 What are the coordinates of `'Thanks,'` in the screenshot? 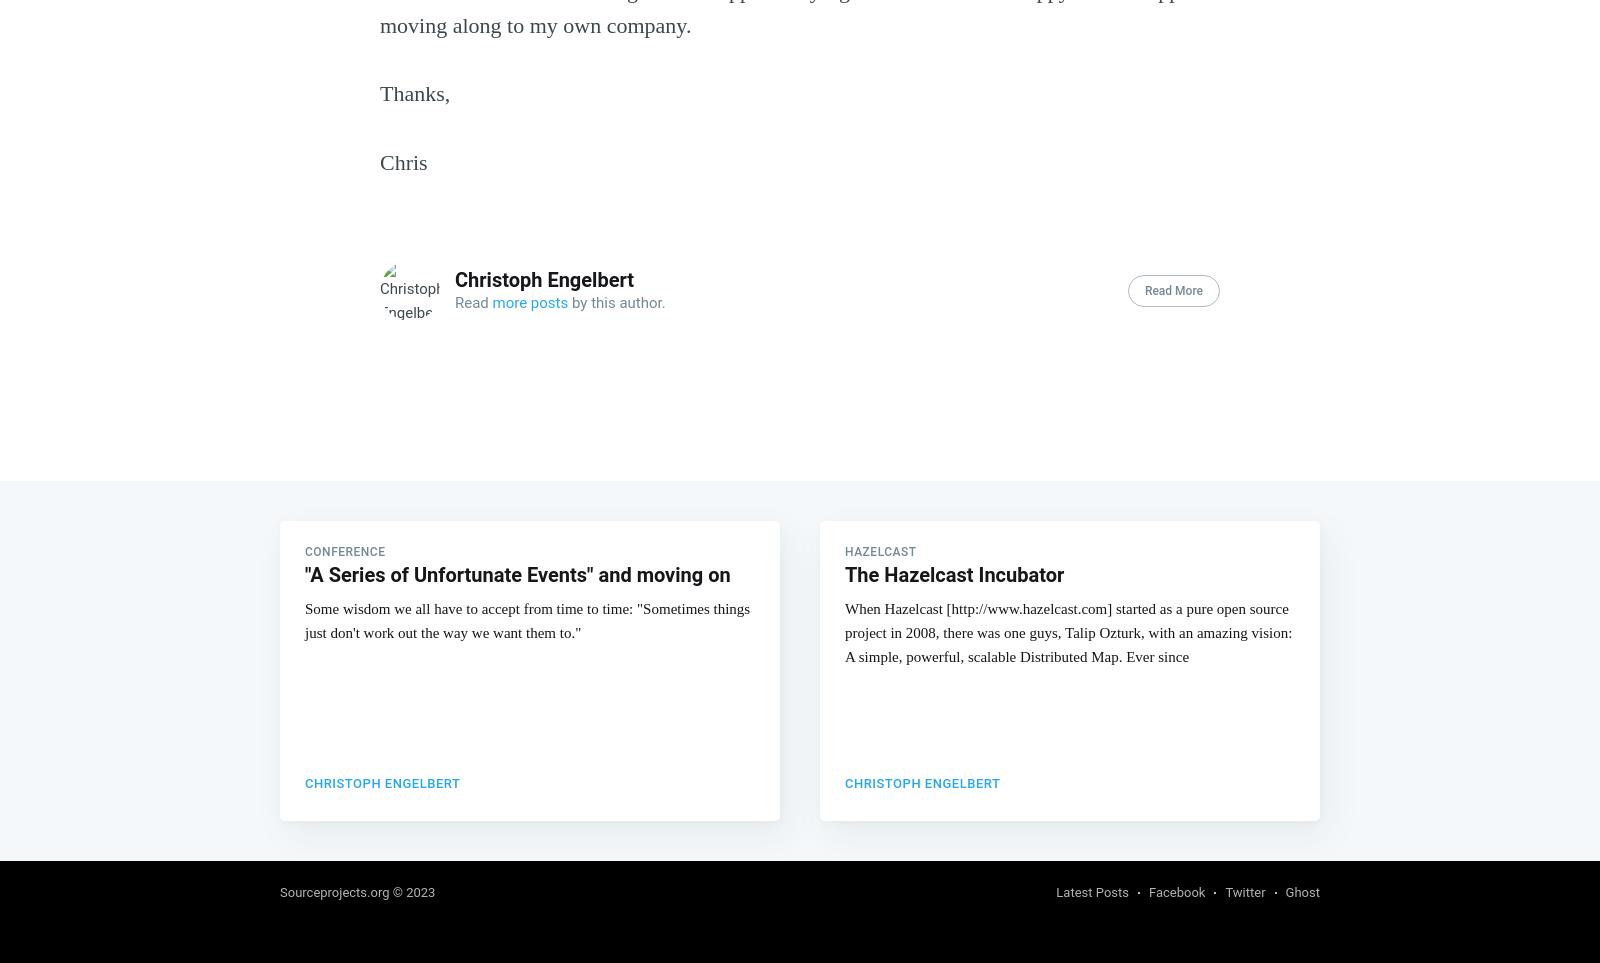 It's located at (414, 92).